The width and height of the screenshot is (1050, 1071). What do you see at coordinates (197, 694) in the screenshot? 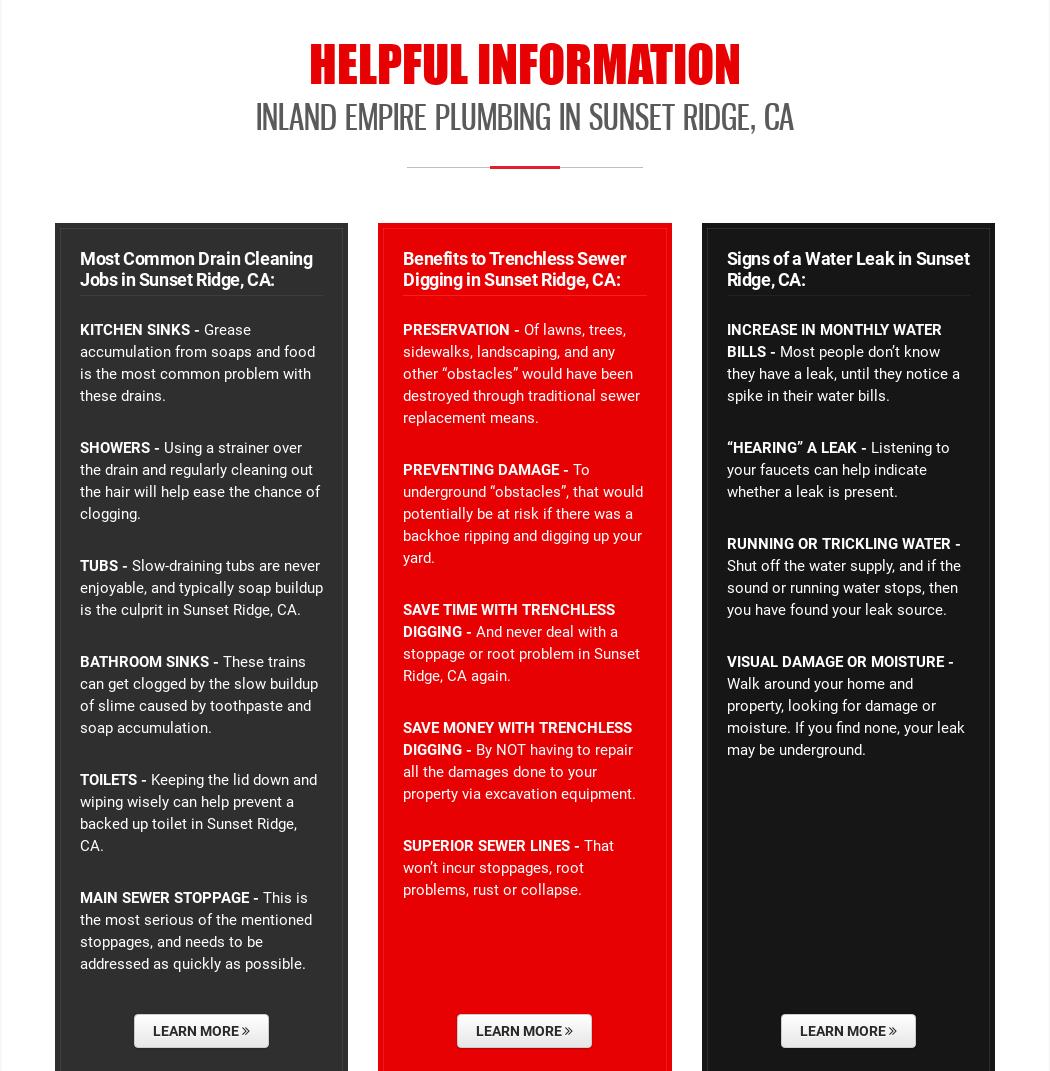
I see `'These trains can get clogged by the slow buildup of slime caused by toothpaste and soap accumulation.'` at bounding box center [197, 694].